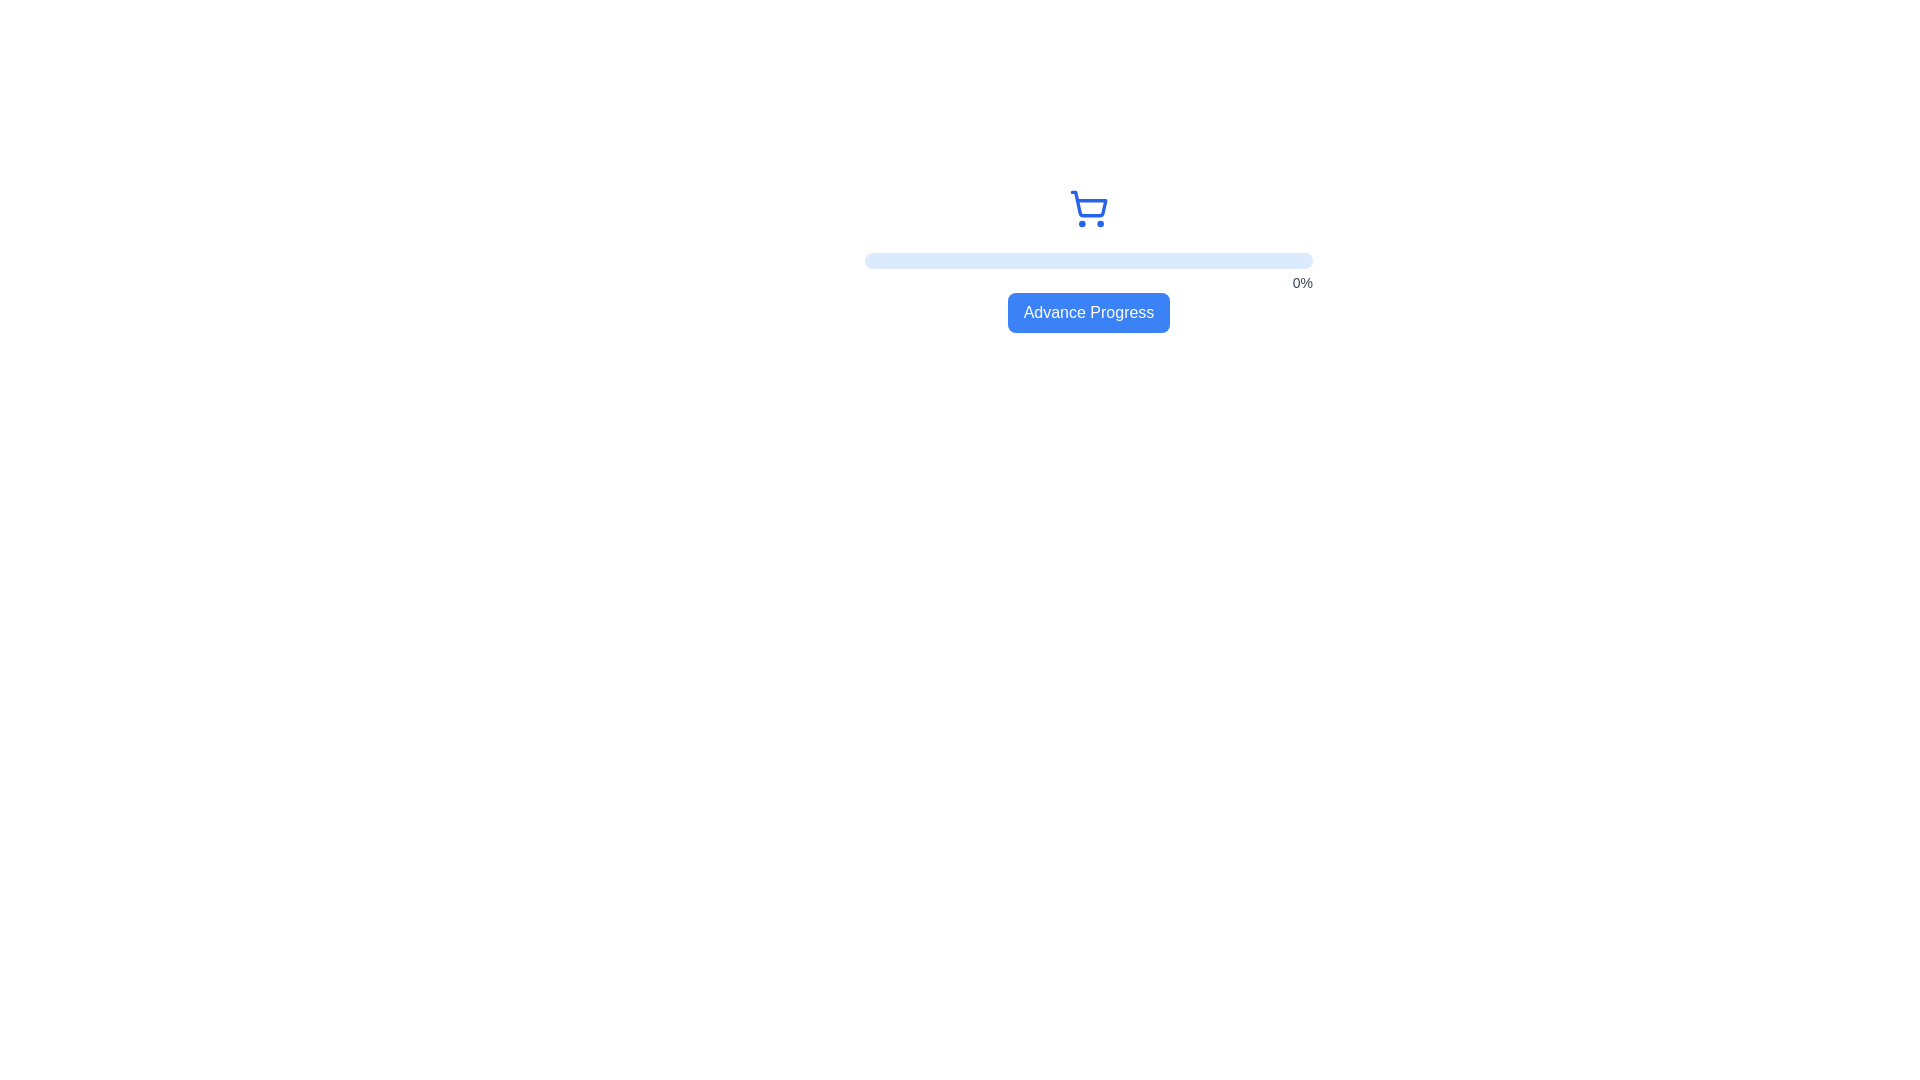 This screenshot has width=1920, height=1080. What do you see at coordinates (1087, 312) in the screenshot?
I see `the button located directly below the progress bar and shopping cart icon` at bounding box center [1087, 312].